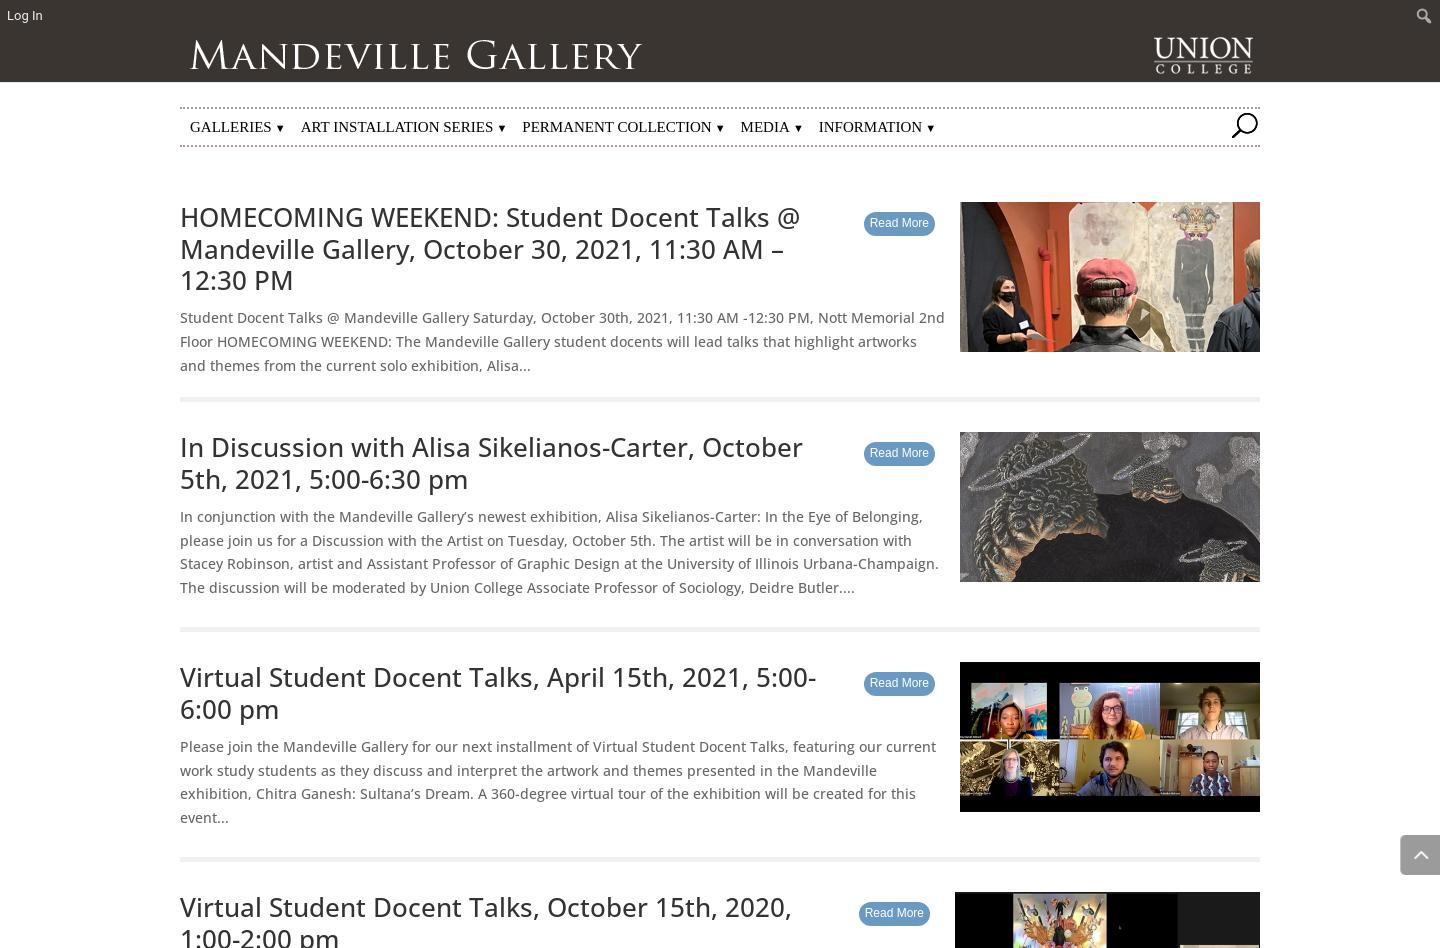 This screenshot has width=1440, height=948. I want to click on 'Wikoff Student Gallery', so click(286, 183).